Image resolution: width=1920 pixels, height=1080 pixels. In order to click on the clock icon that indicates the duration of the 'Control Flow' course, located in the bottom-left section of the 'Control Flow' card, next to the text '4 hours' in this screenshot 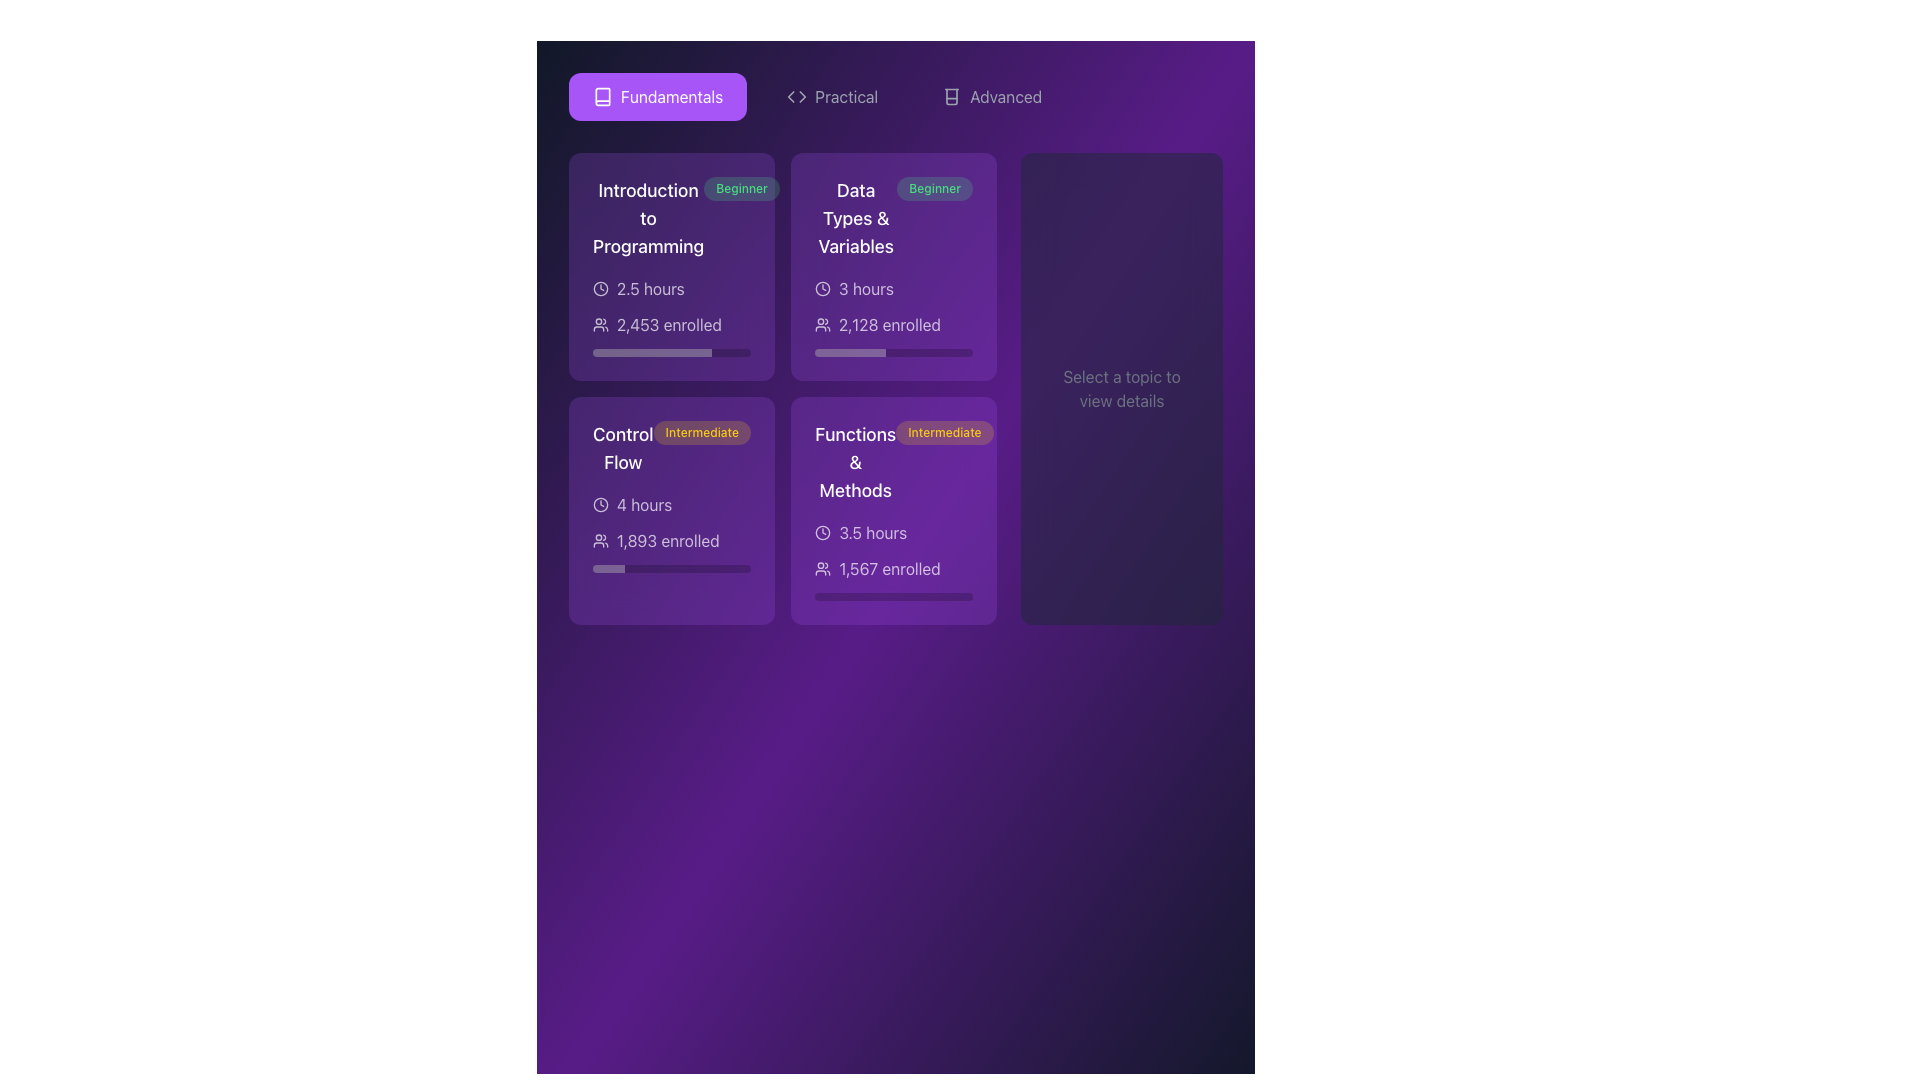, I will do `click(599, 504)`.